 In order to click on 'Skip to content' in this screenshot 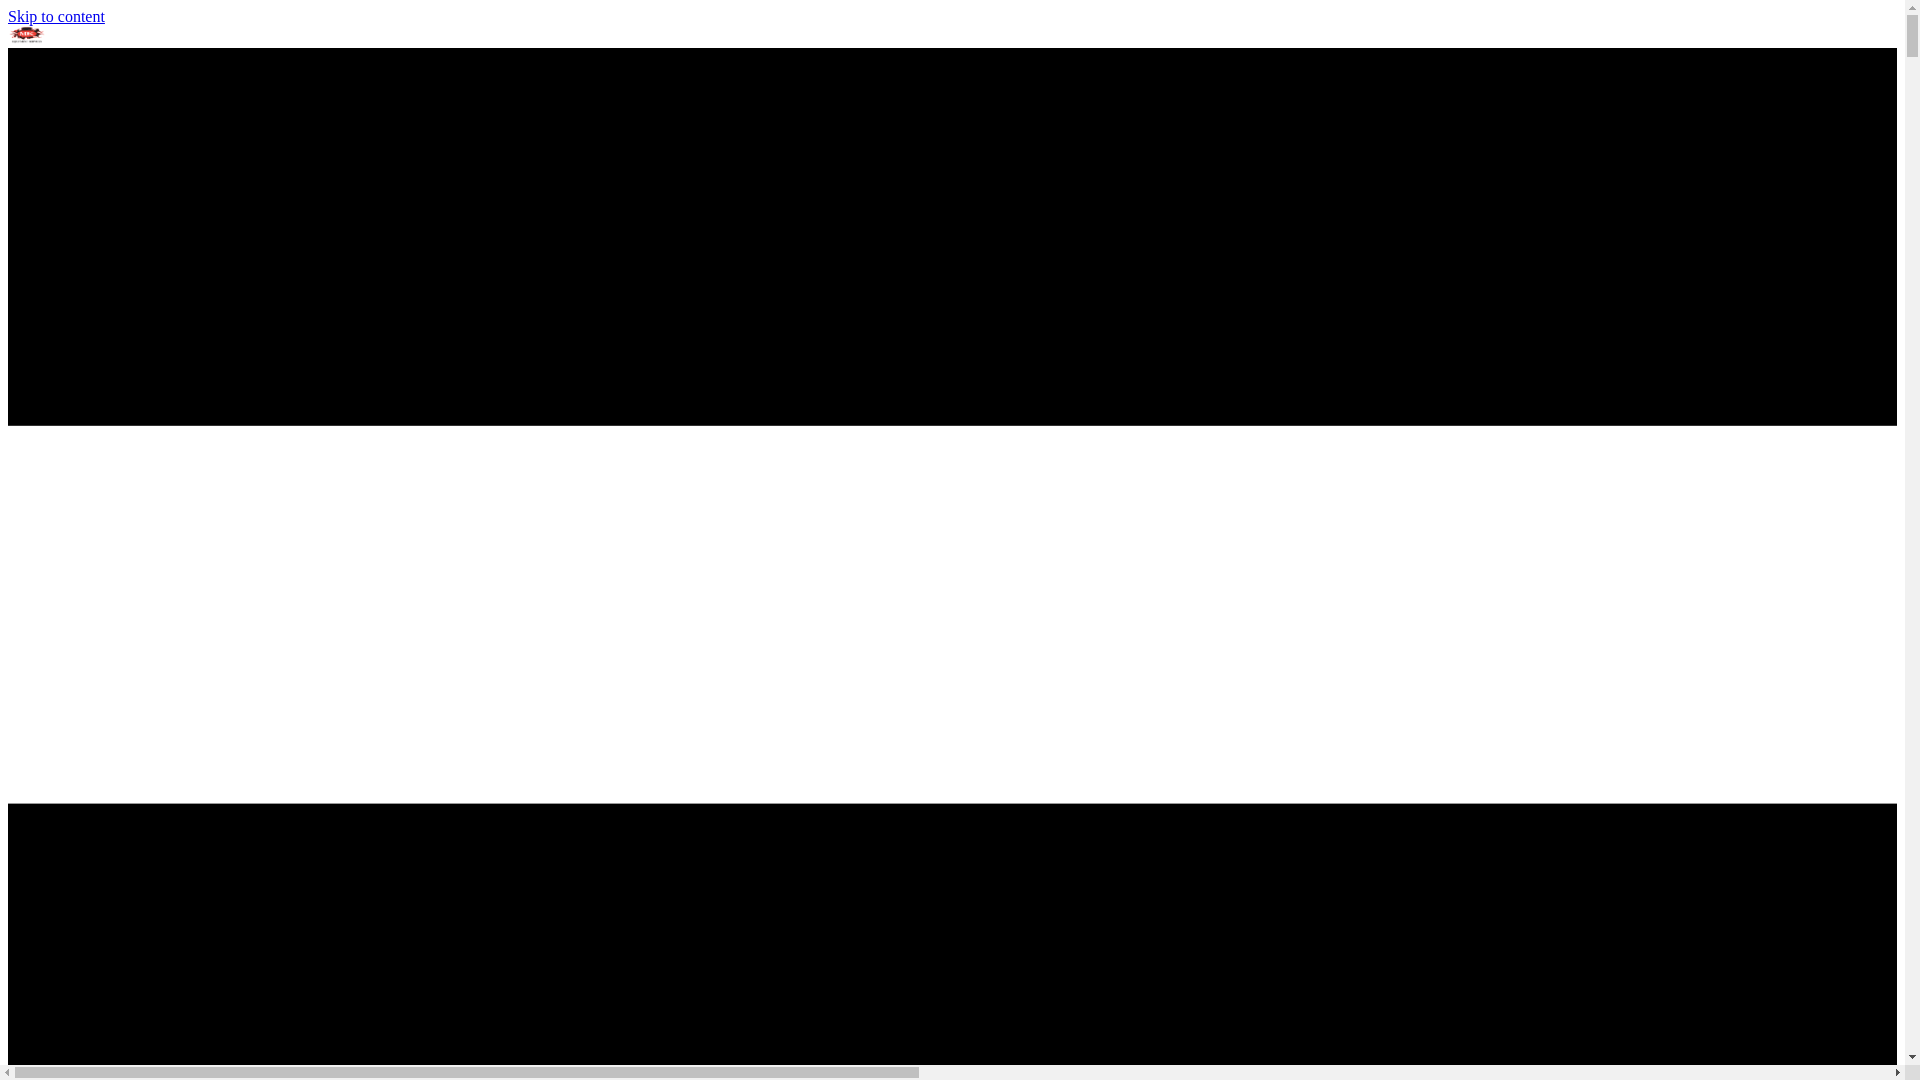, I will do `click(56, 16)`.